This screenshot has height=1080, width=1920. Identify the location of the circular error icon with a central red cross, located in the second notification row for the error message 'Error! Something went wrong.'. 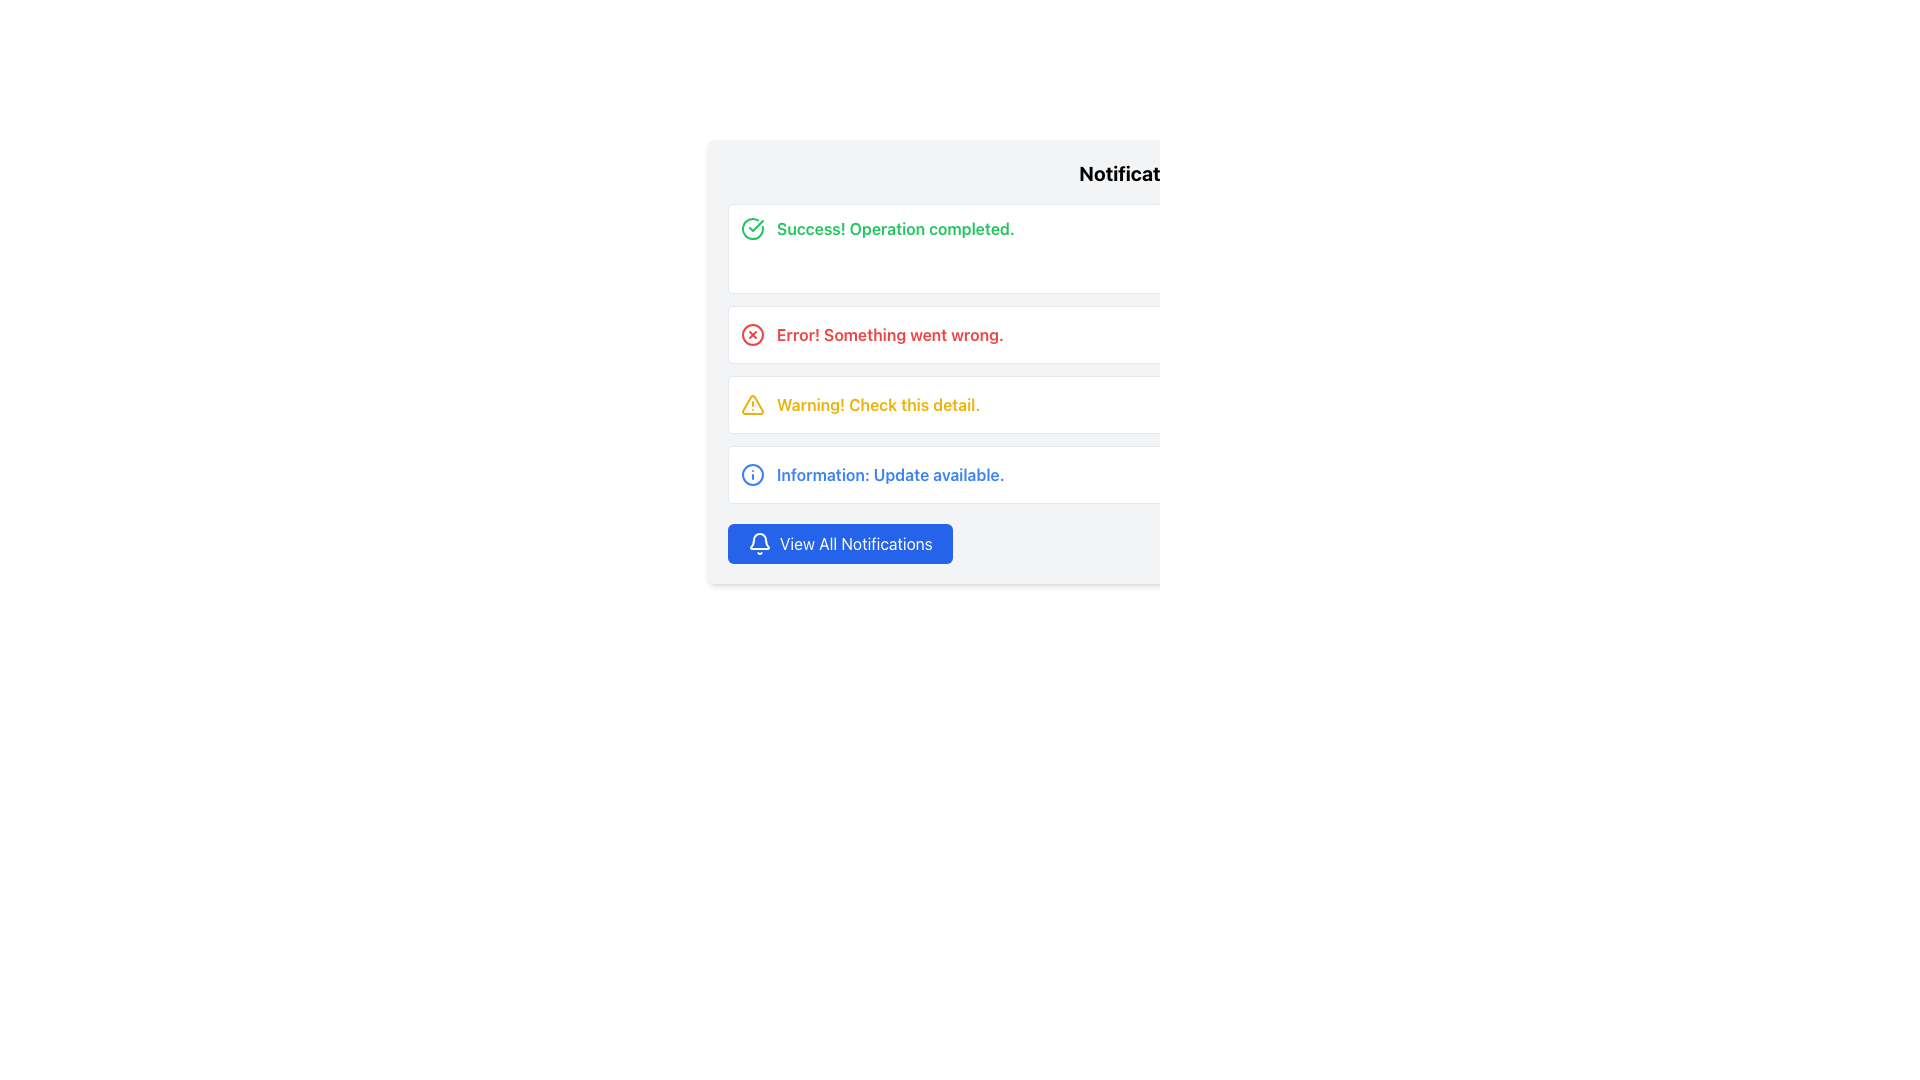
(752, 334).